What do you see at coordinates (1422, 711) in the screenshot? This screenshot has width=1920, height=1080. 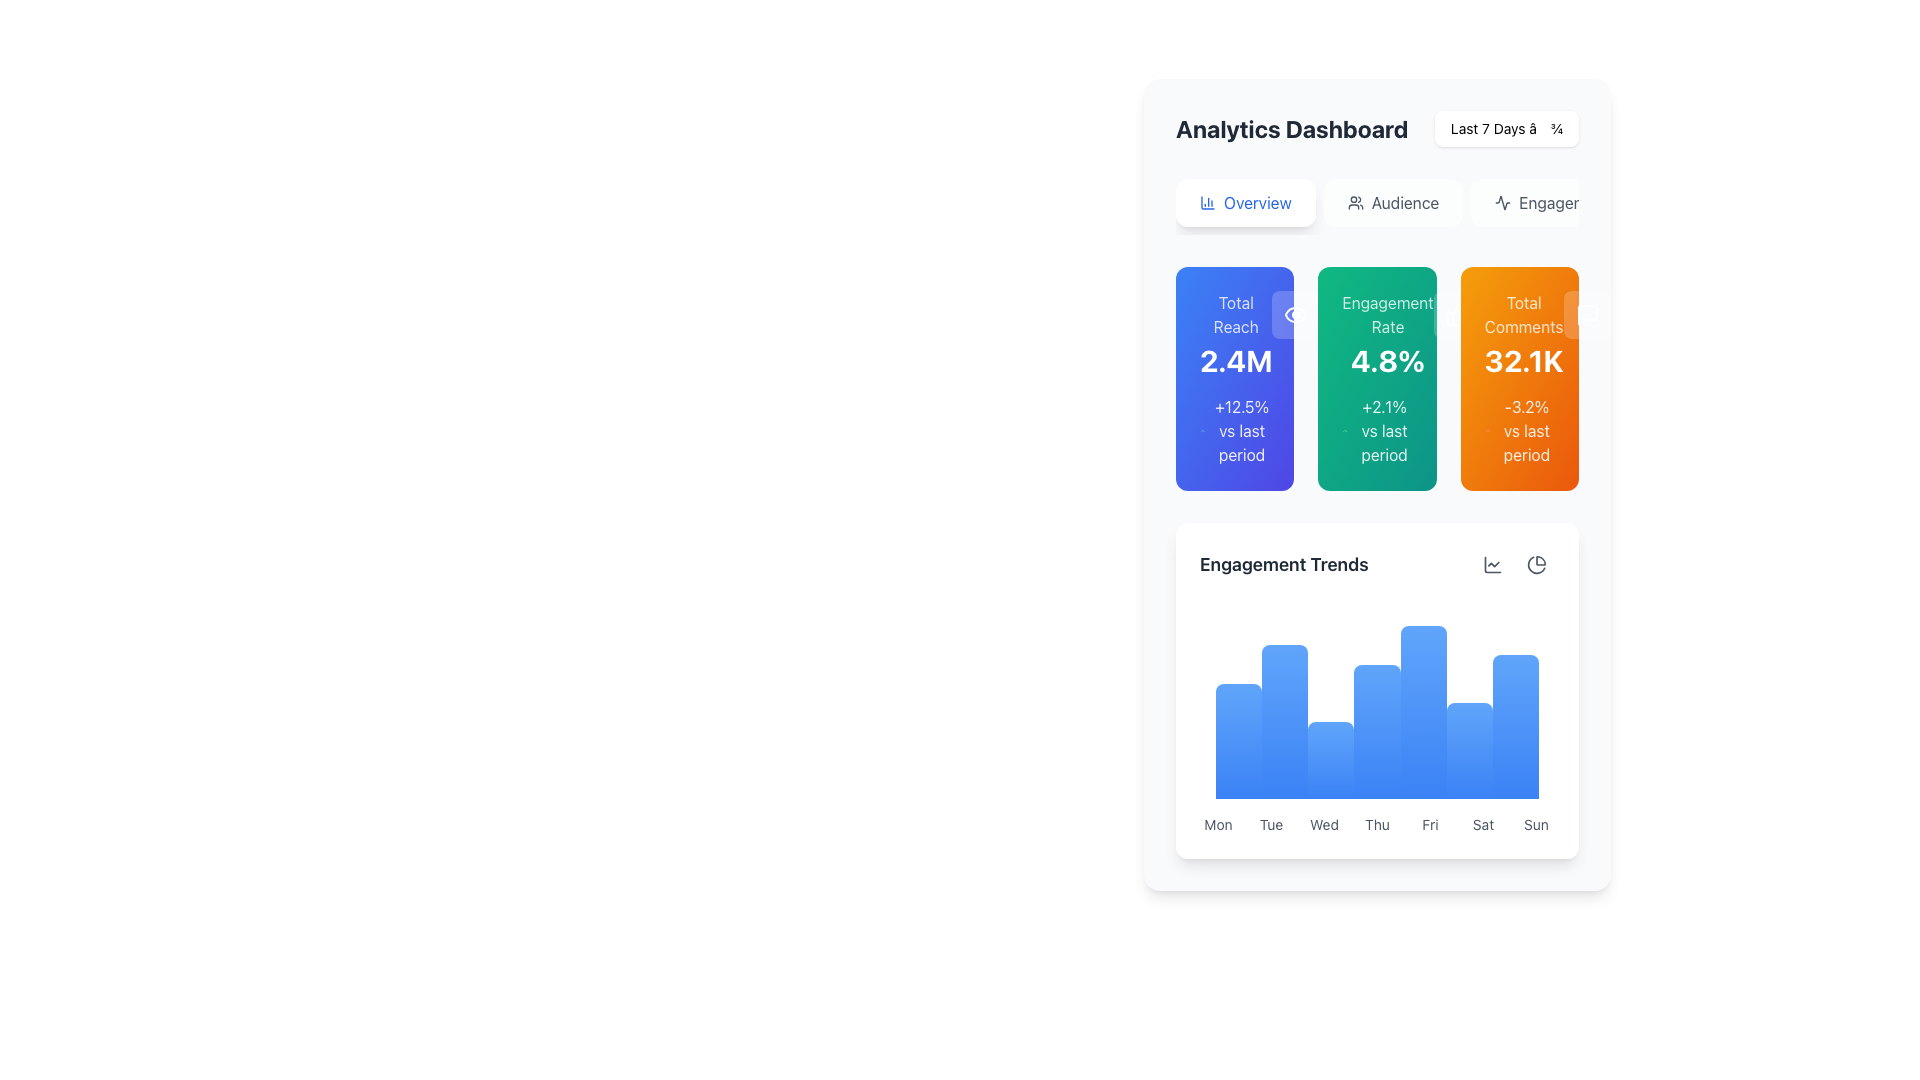 I see `the data represented by the fifth vertical bar in the 'Engagement Trends' bar chart, which has a gradient background transitioning from blue to lighter blue and is located above the label 'Fri'` at bounding box center [1422, 711].